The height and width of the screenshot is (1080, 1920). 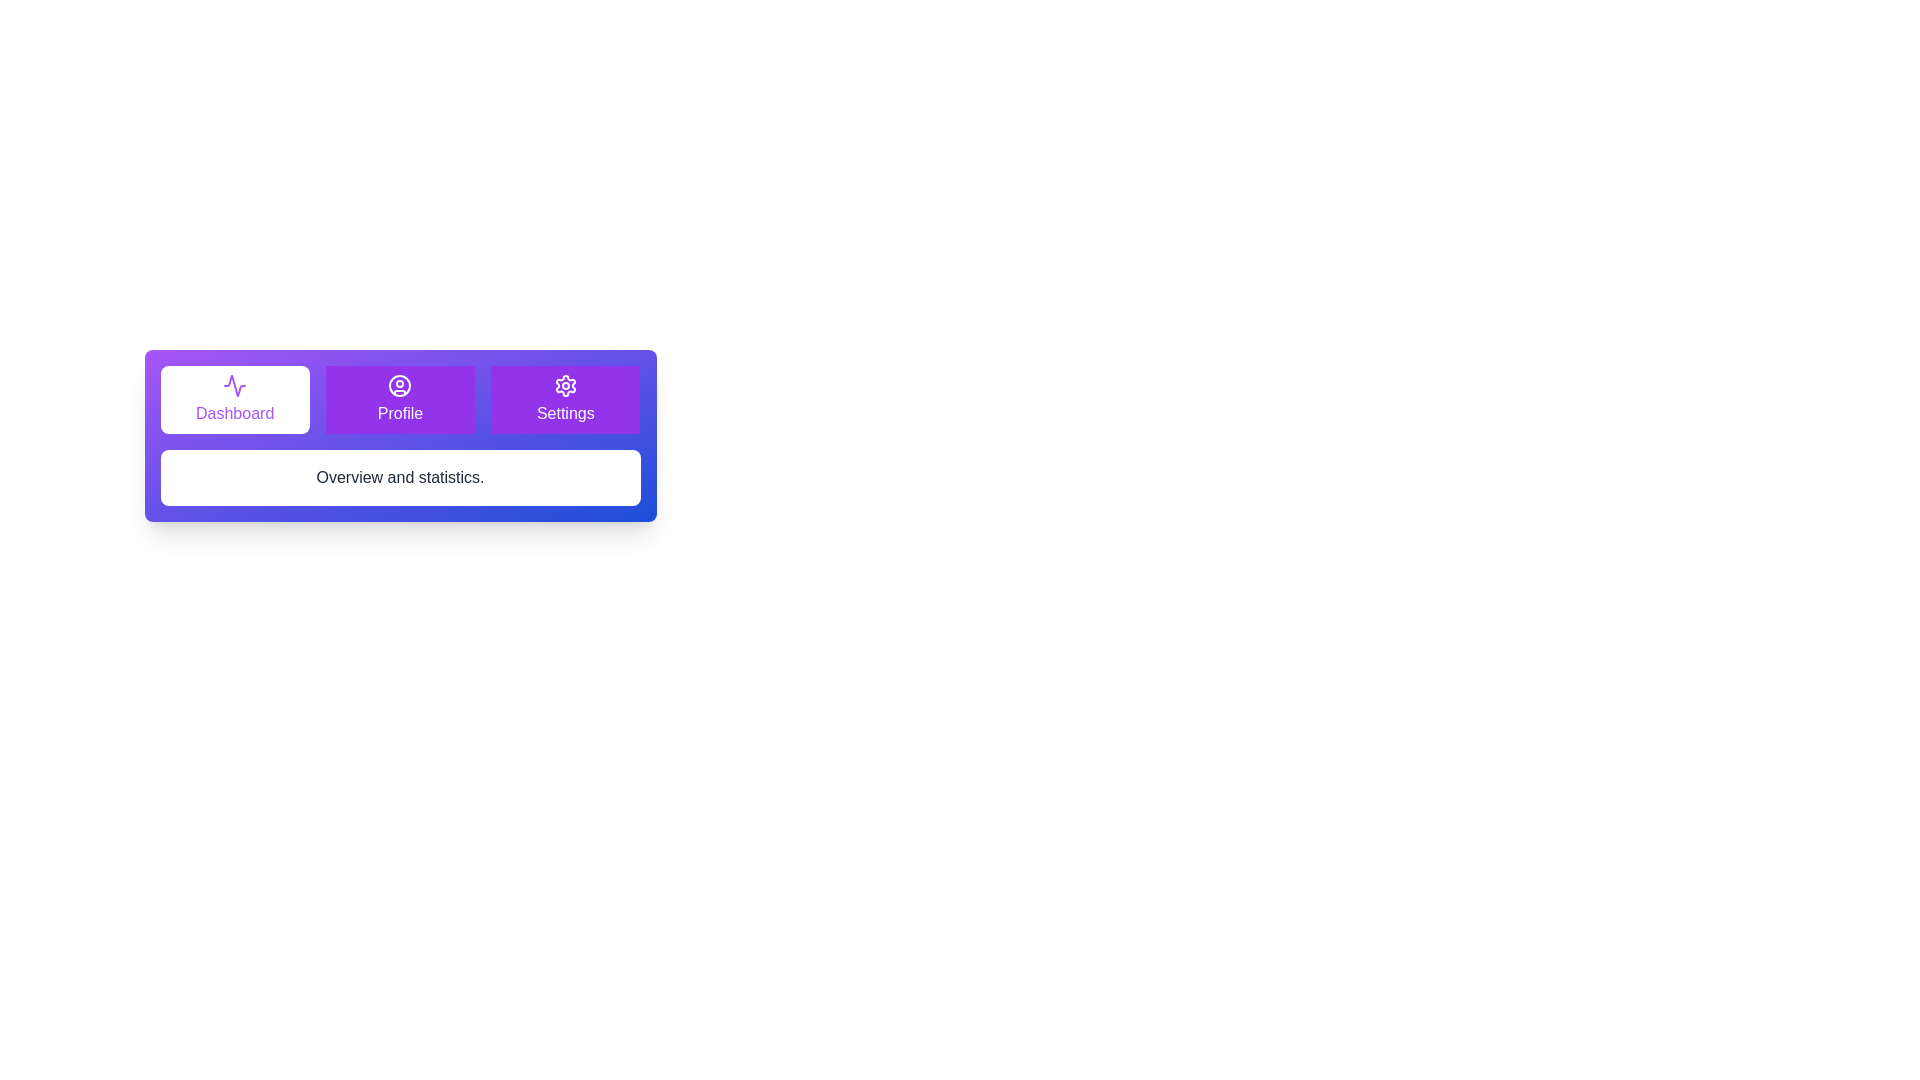 What do you see at coordinates (400, 385) in the screenshot?
I see `the icon for the Profile tab to activate it` at bounding box center [400, 385].